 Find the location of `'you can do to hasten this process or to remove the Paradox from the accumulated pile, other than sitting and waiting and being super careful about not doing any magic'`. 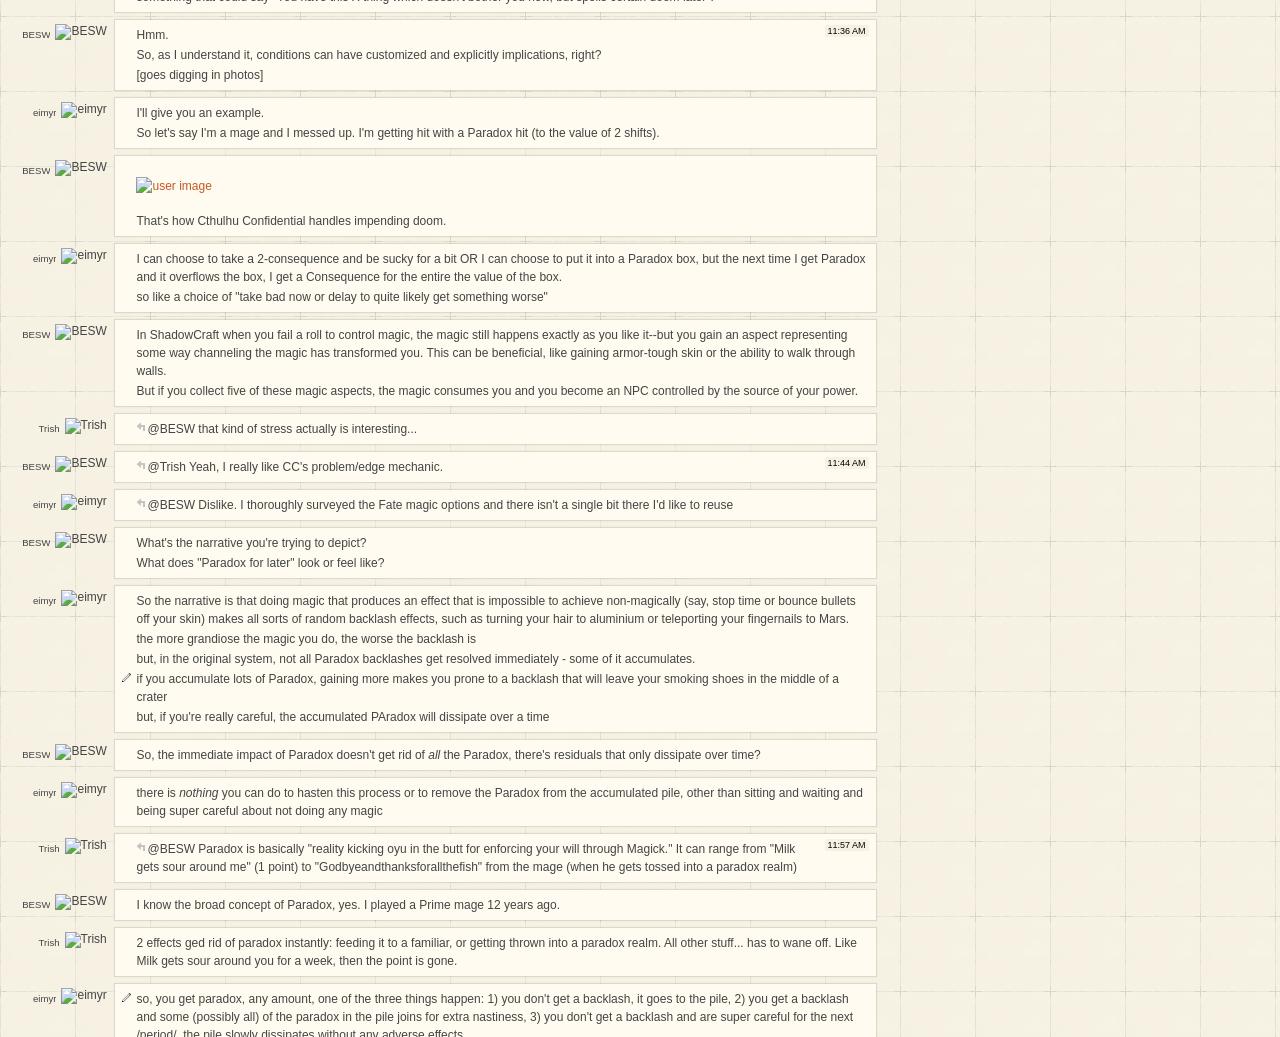

'you can do to hasten this process or to remove the Paradox from the accumulated pile, other than sitting and waiting and being super careful about not doing any magic' is located at coordinates (498, 802).